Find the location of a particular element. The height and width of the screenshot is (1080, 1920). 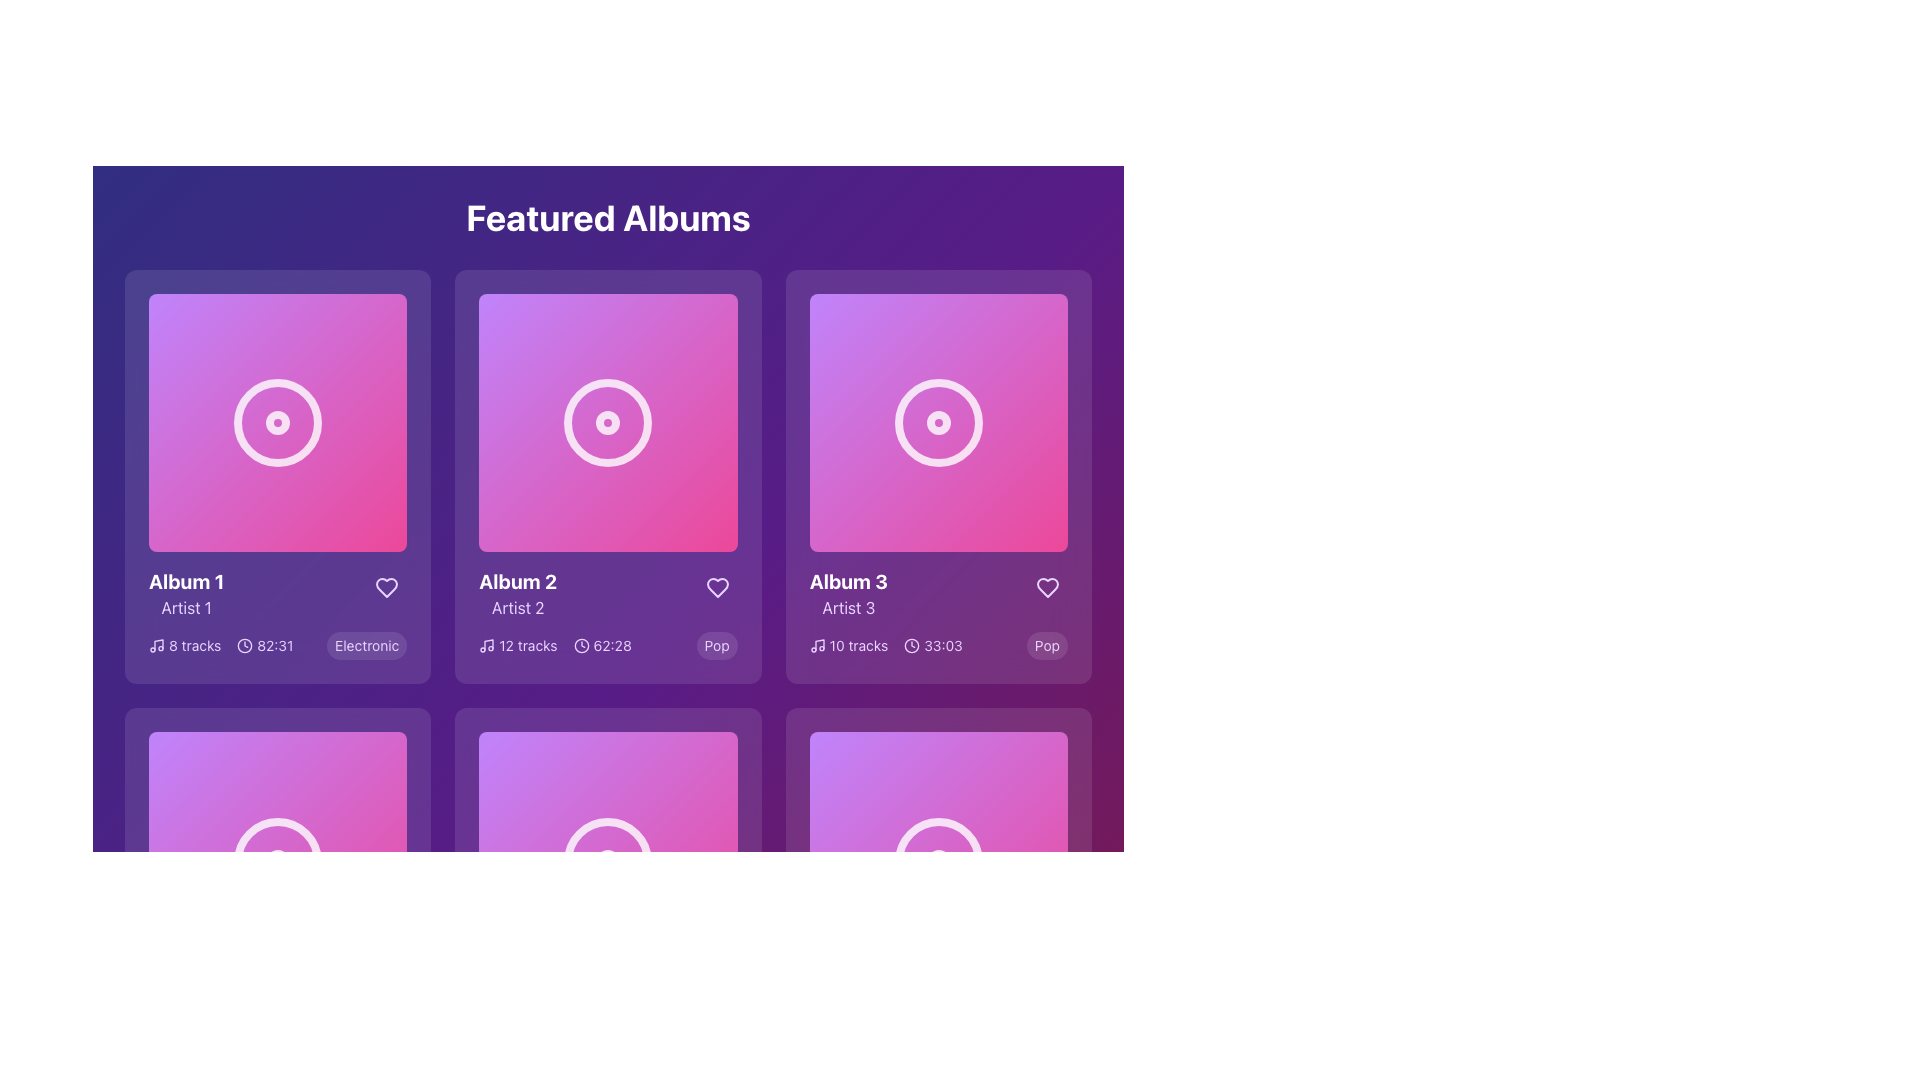

text 'Pop' from the small rounded rectangle label located in the bottom-right segment of the album description box for Album 3 is located at coordinates (1046, 646).